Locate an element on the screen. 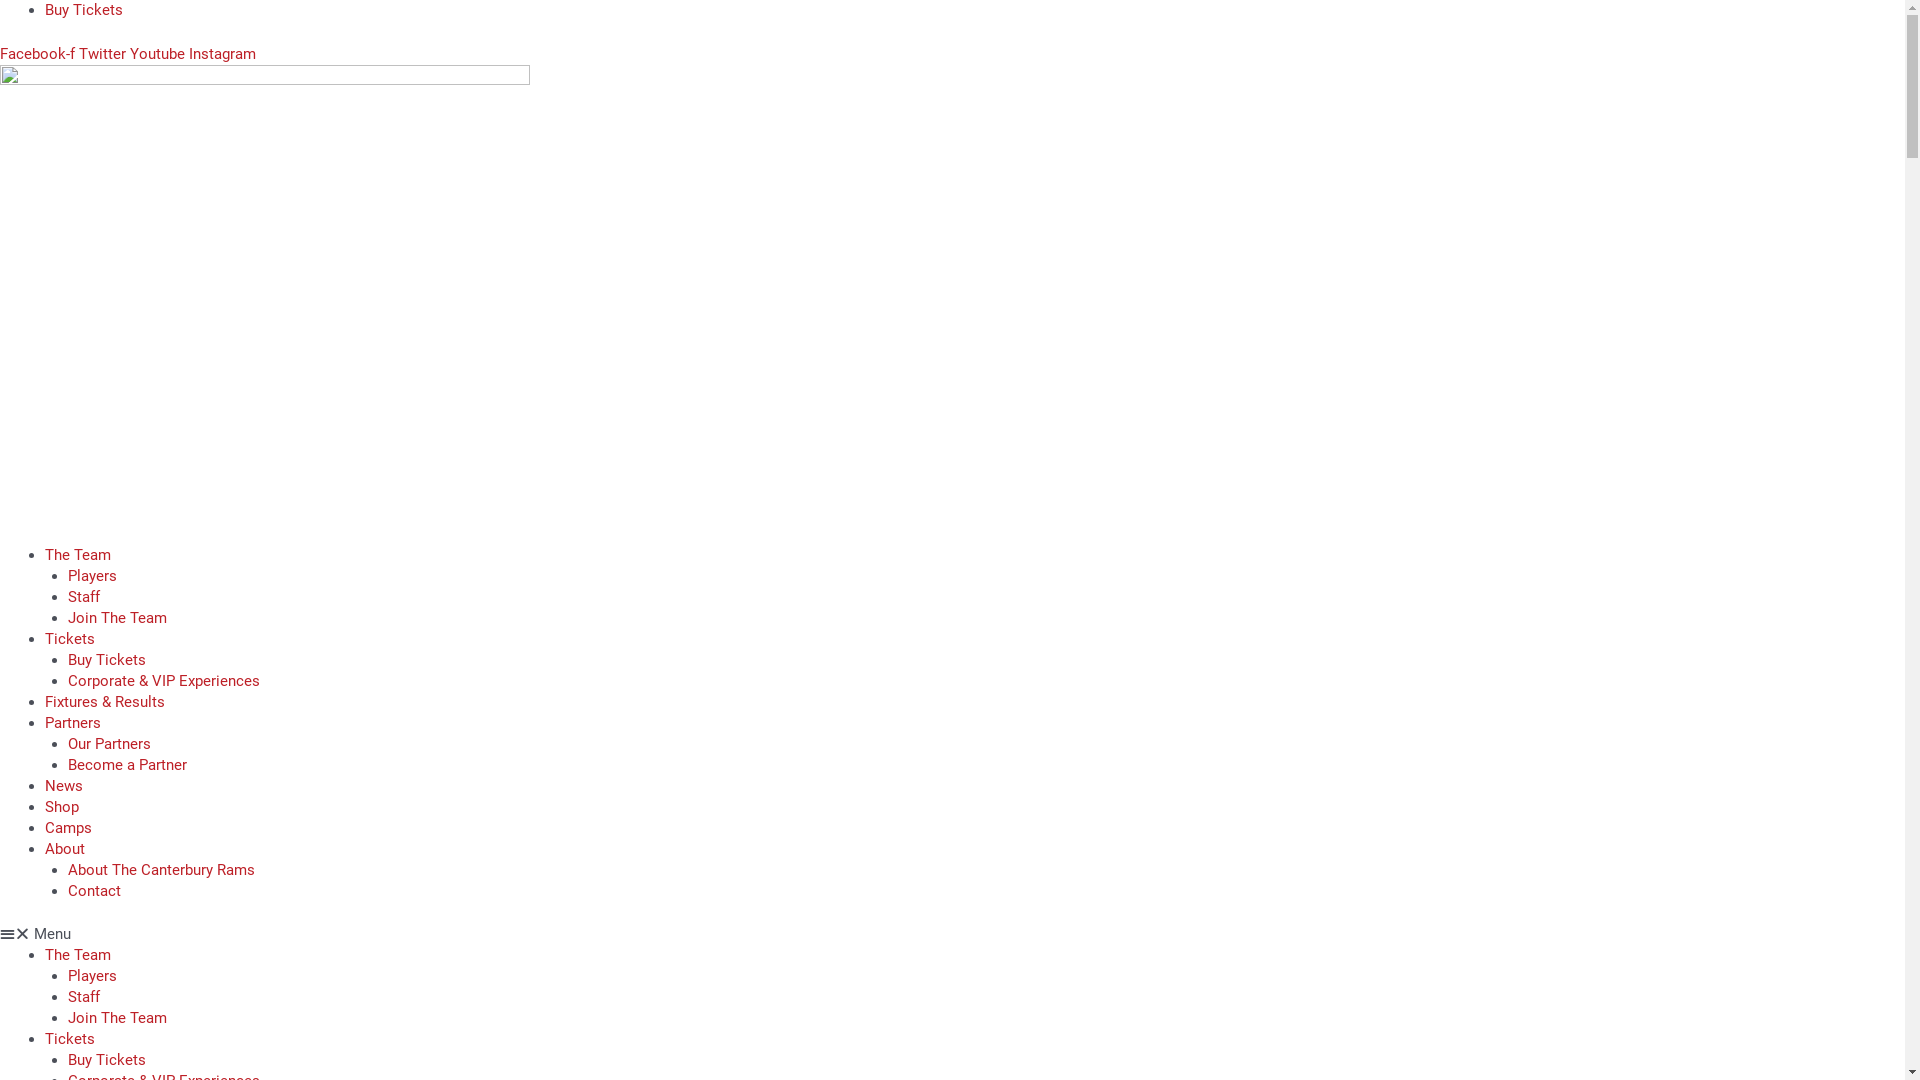 The width and height of the screenshot is (1920, 1080). 'Become a Partner' is located at coordinates (126, 764).